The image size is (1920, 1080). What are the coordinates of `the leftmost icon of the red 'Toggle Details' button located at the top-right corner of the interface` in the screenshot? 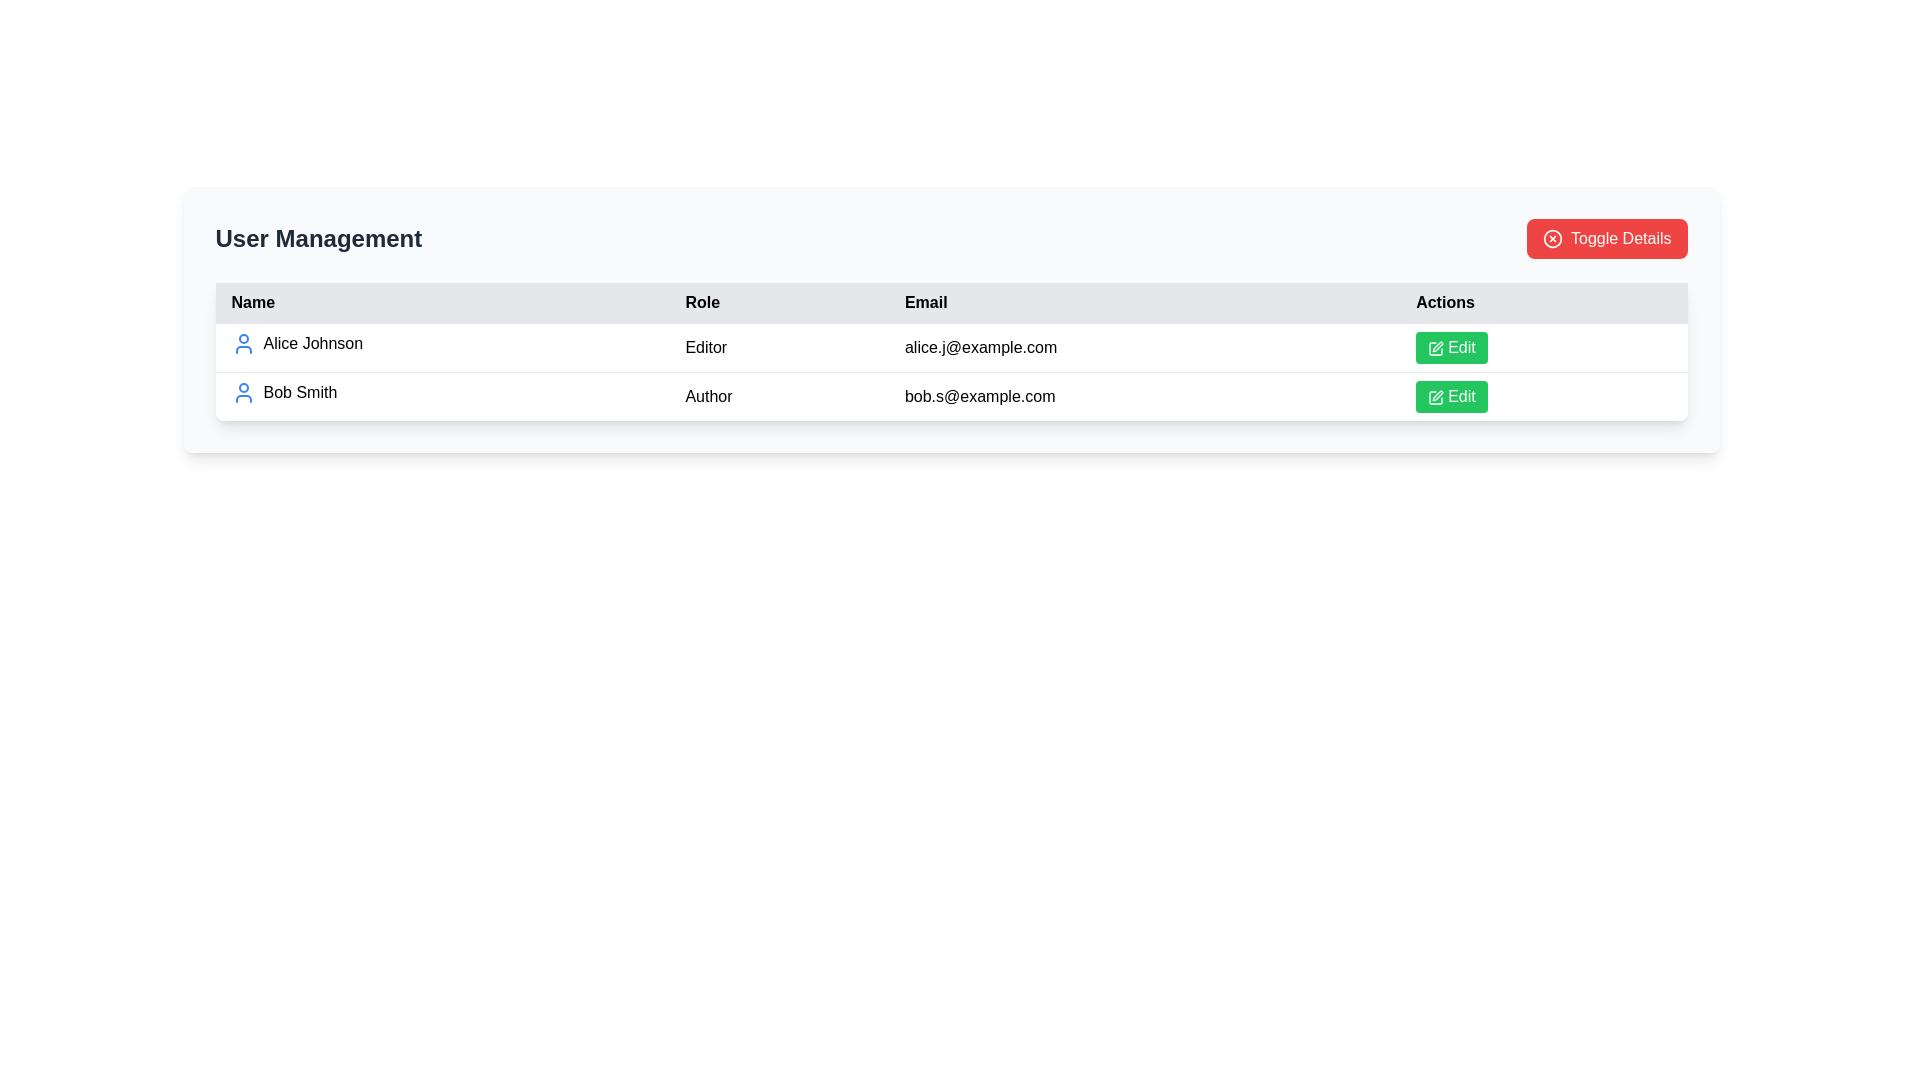 It's located at (1552, 238).